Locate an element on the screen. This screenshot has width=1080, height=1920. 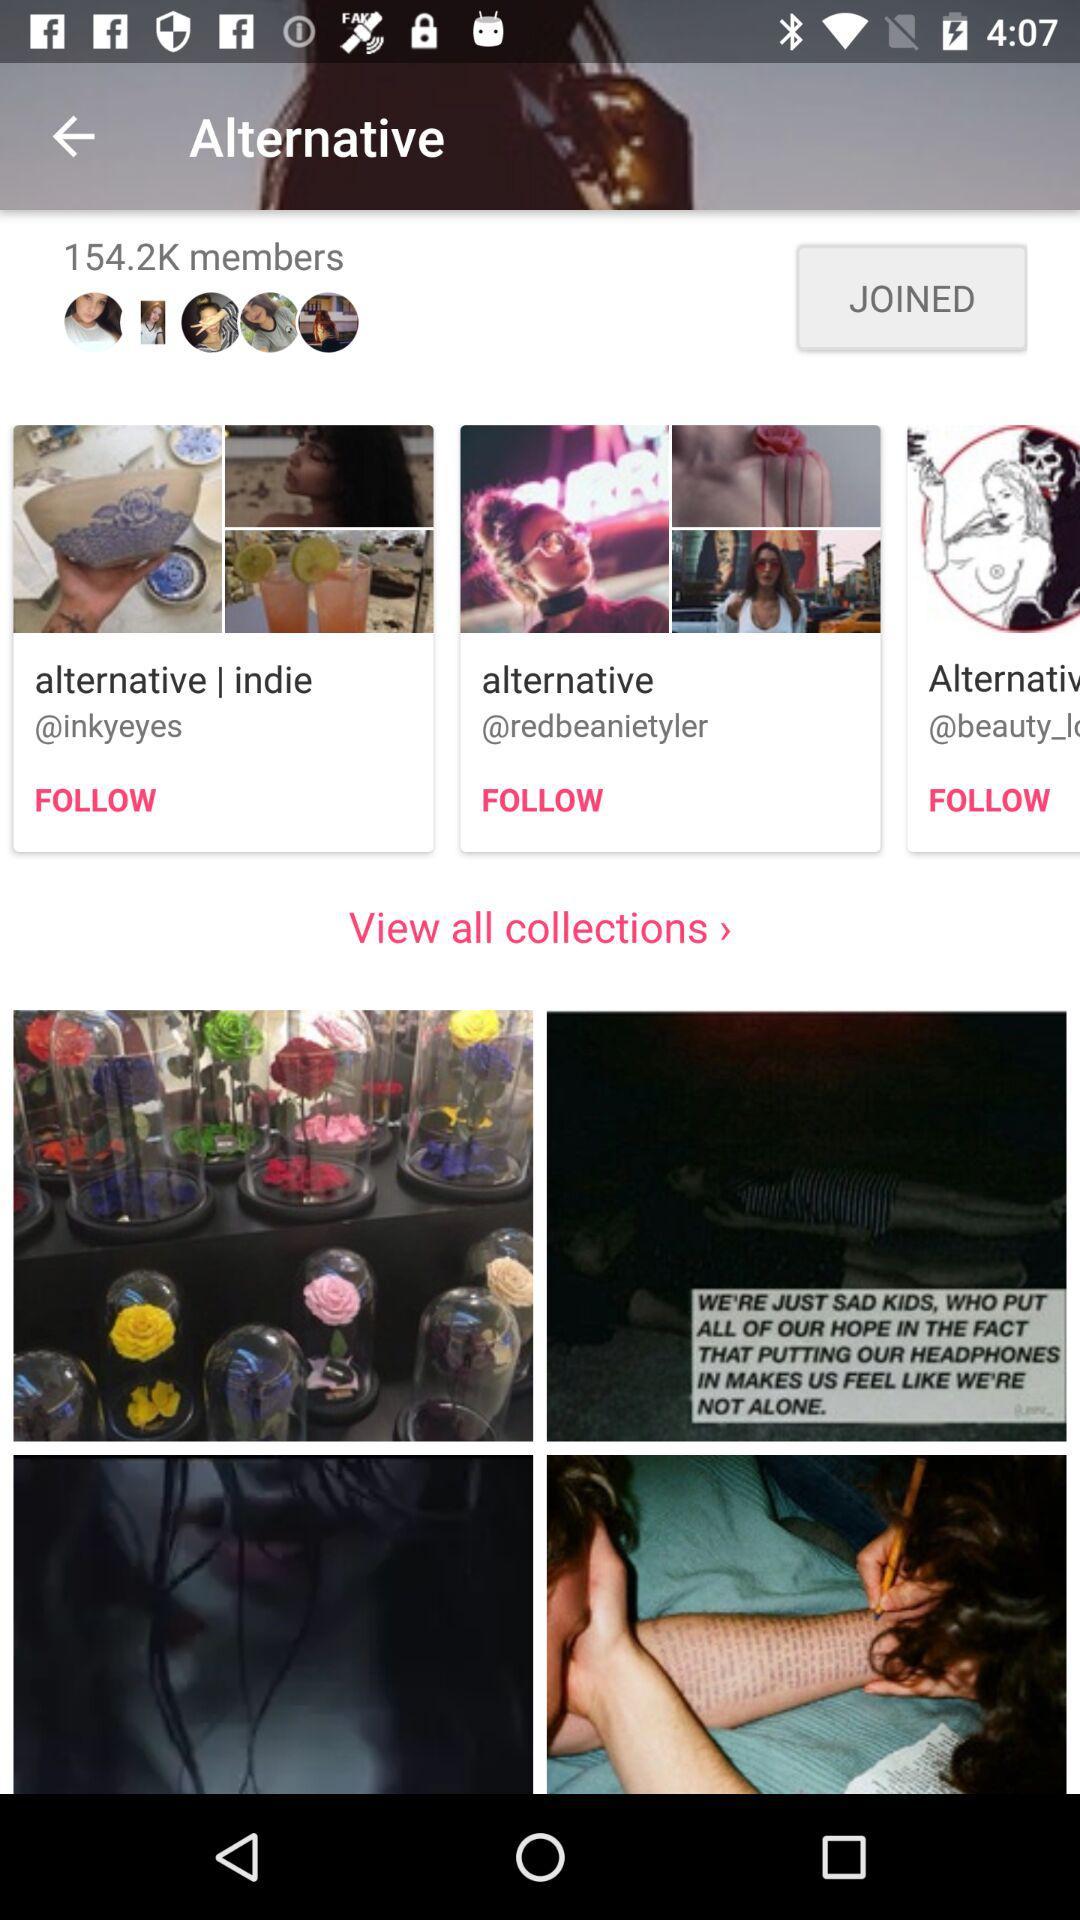
icon to the left of alternative item is located at coordinates (72, 135).